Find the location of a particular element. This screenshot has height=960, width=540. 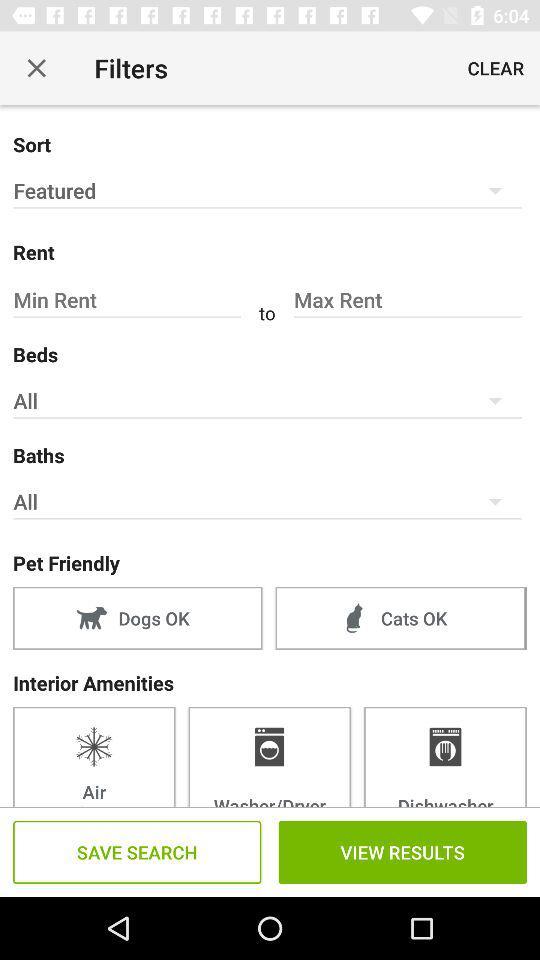

item next to washer/dryer icon is located at coordinates (445, 755).